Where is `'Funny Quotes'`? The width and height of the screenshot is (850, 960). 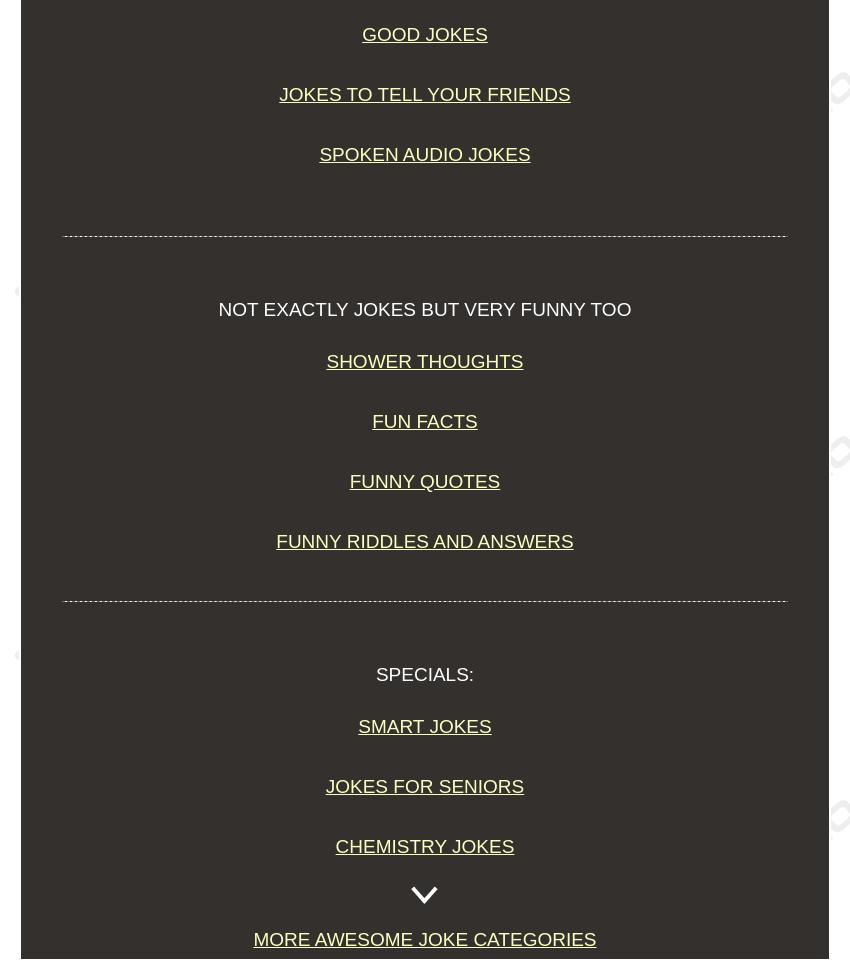
'Funny Quotes' is located at coordinates (424, 480).